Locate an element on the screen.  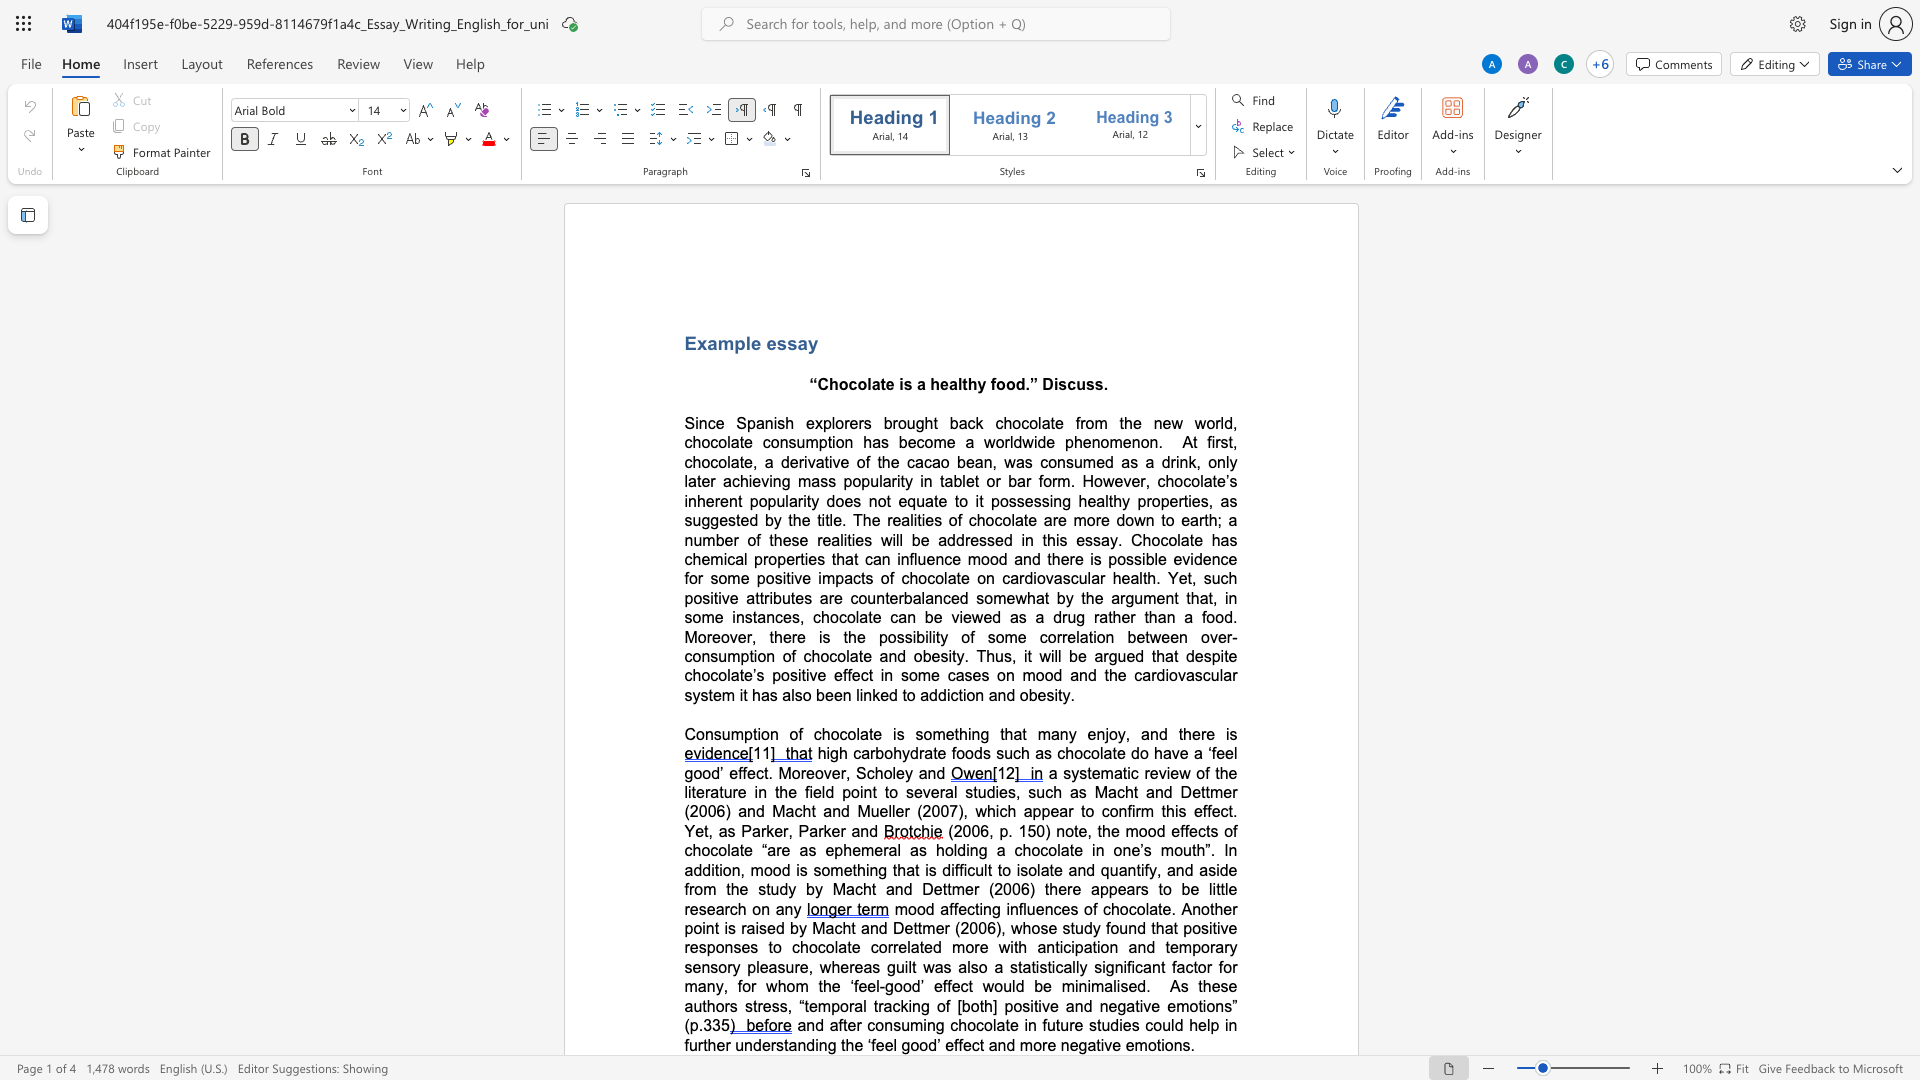
the space between the continuous character "e" and "s" in the text is located at coordinates (775, 342).